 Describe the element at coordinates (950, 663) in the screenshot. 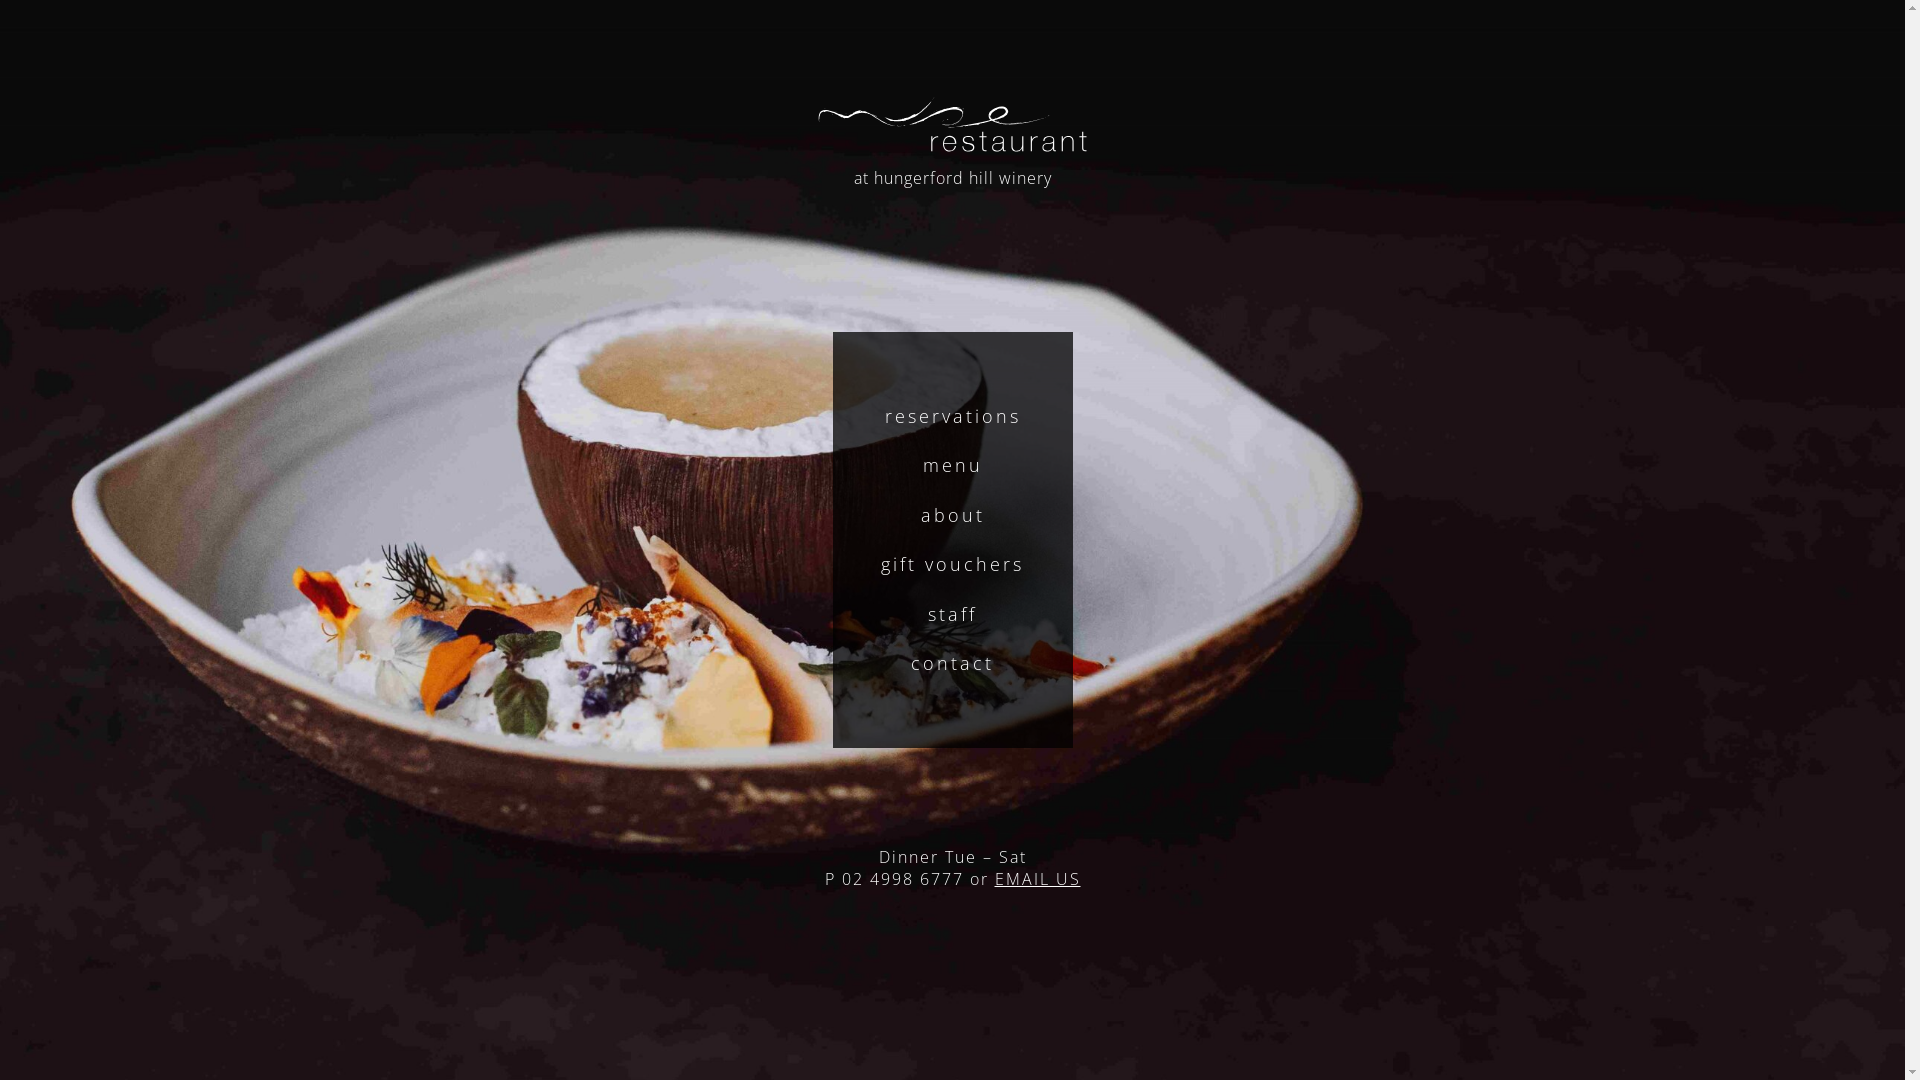

I see `'contact'` at that location.